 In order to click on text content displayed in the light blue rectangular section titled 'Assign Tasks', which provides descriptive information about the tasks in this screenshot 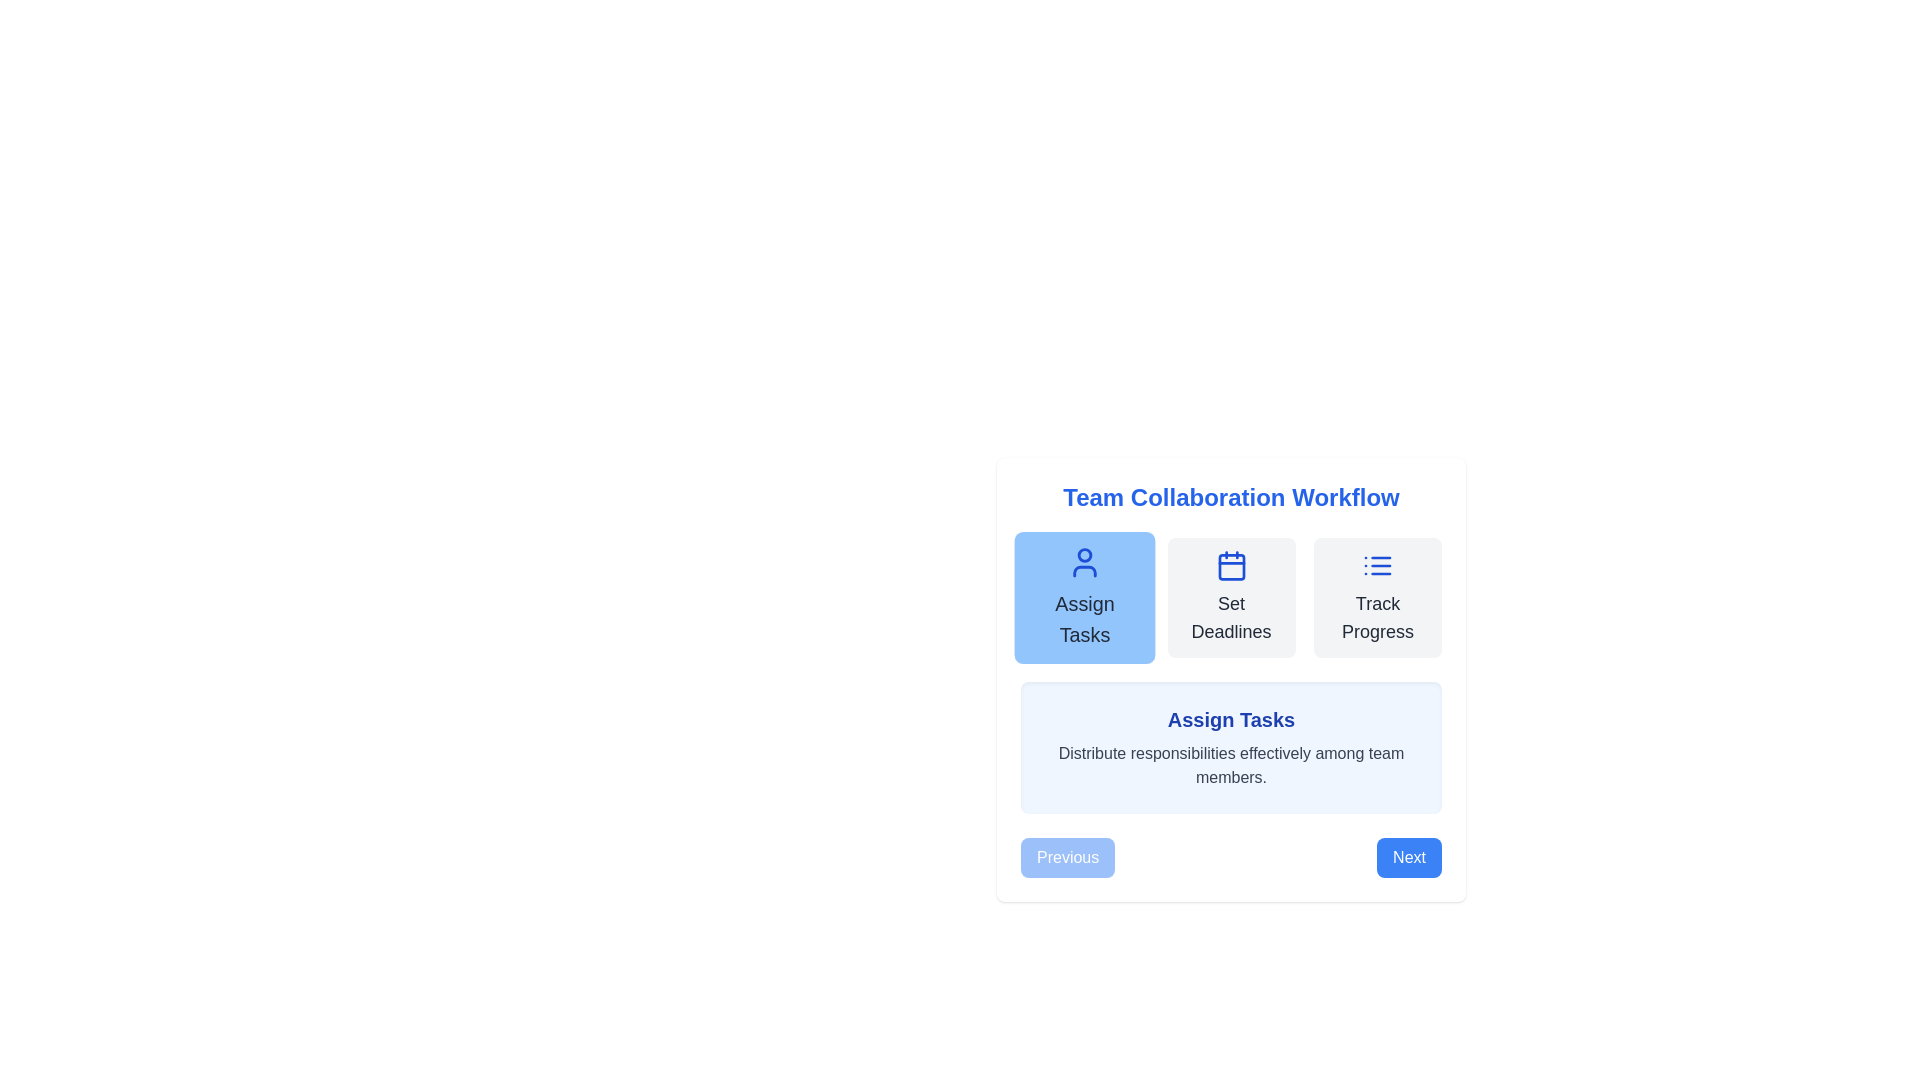, I will do `click(1230, 765)`.